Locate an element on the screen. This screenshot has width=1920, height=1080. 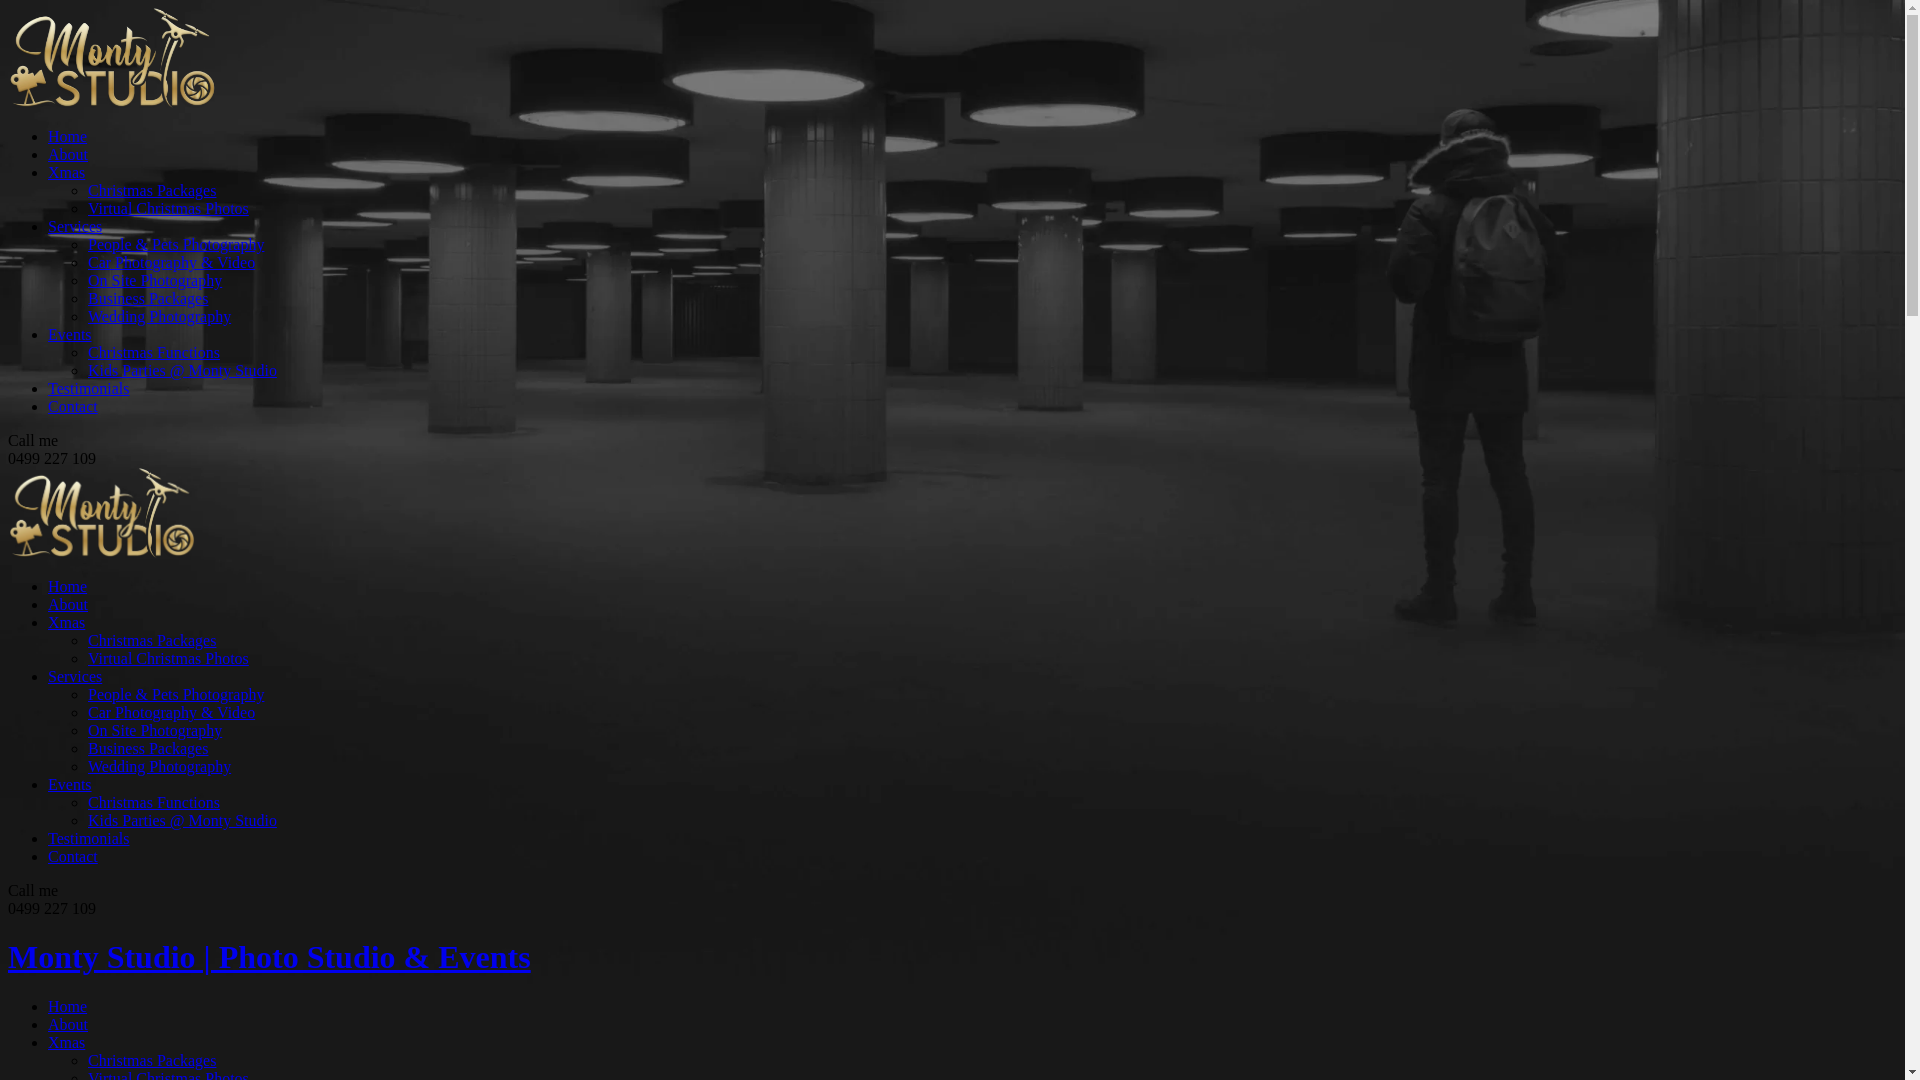
'Virtual Christmas Photos' is located at coordinates (168, 208).